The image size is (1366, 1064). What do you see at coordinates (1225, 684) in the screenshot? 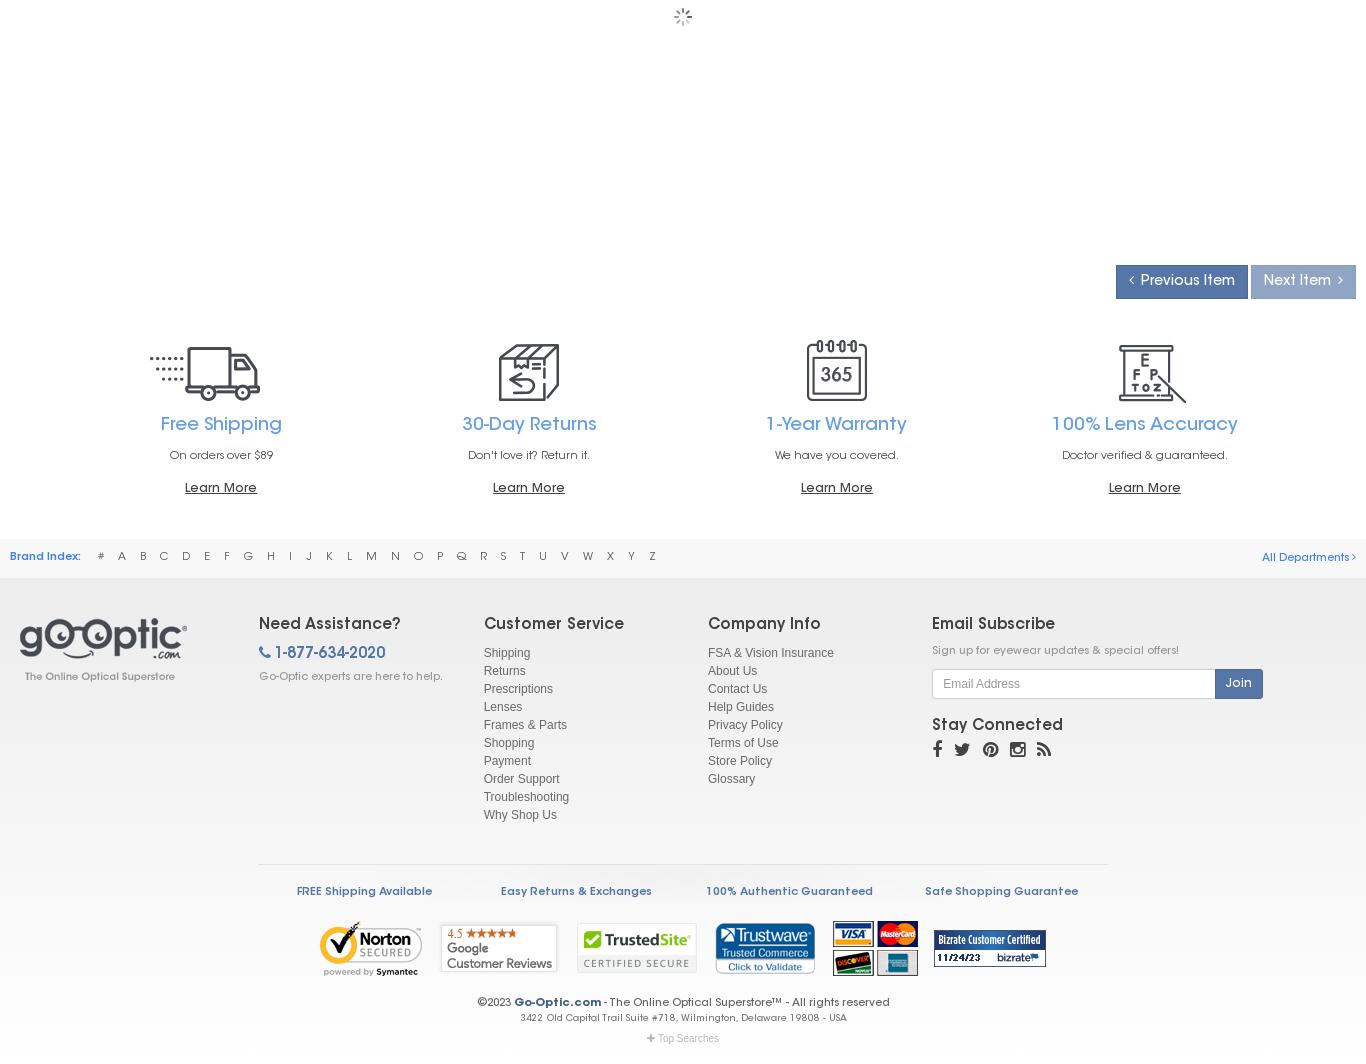
I see `'Join'` at bounding box center [1225, 684].